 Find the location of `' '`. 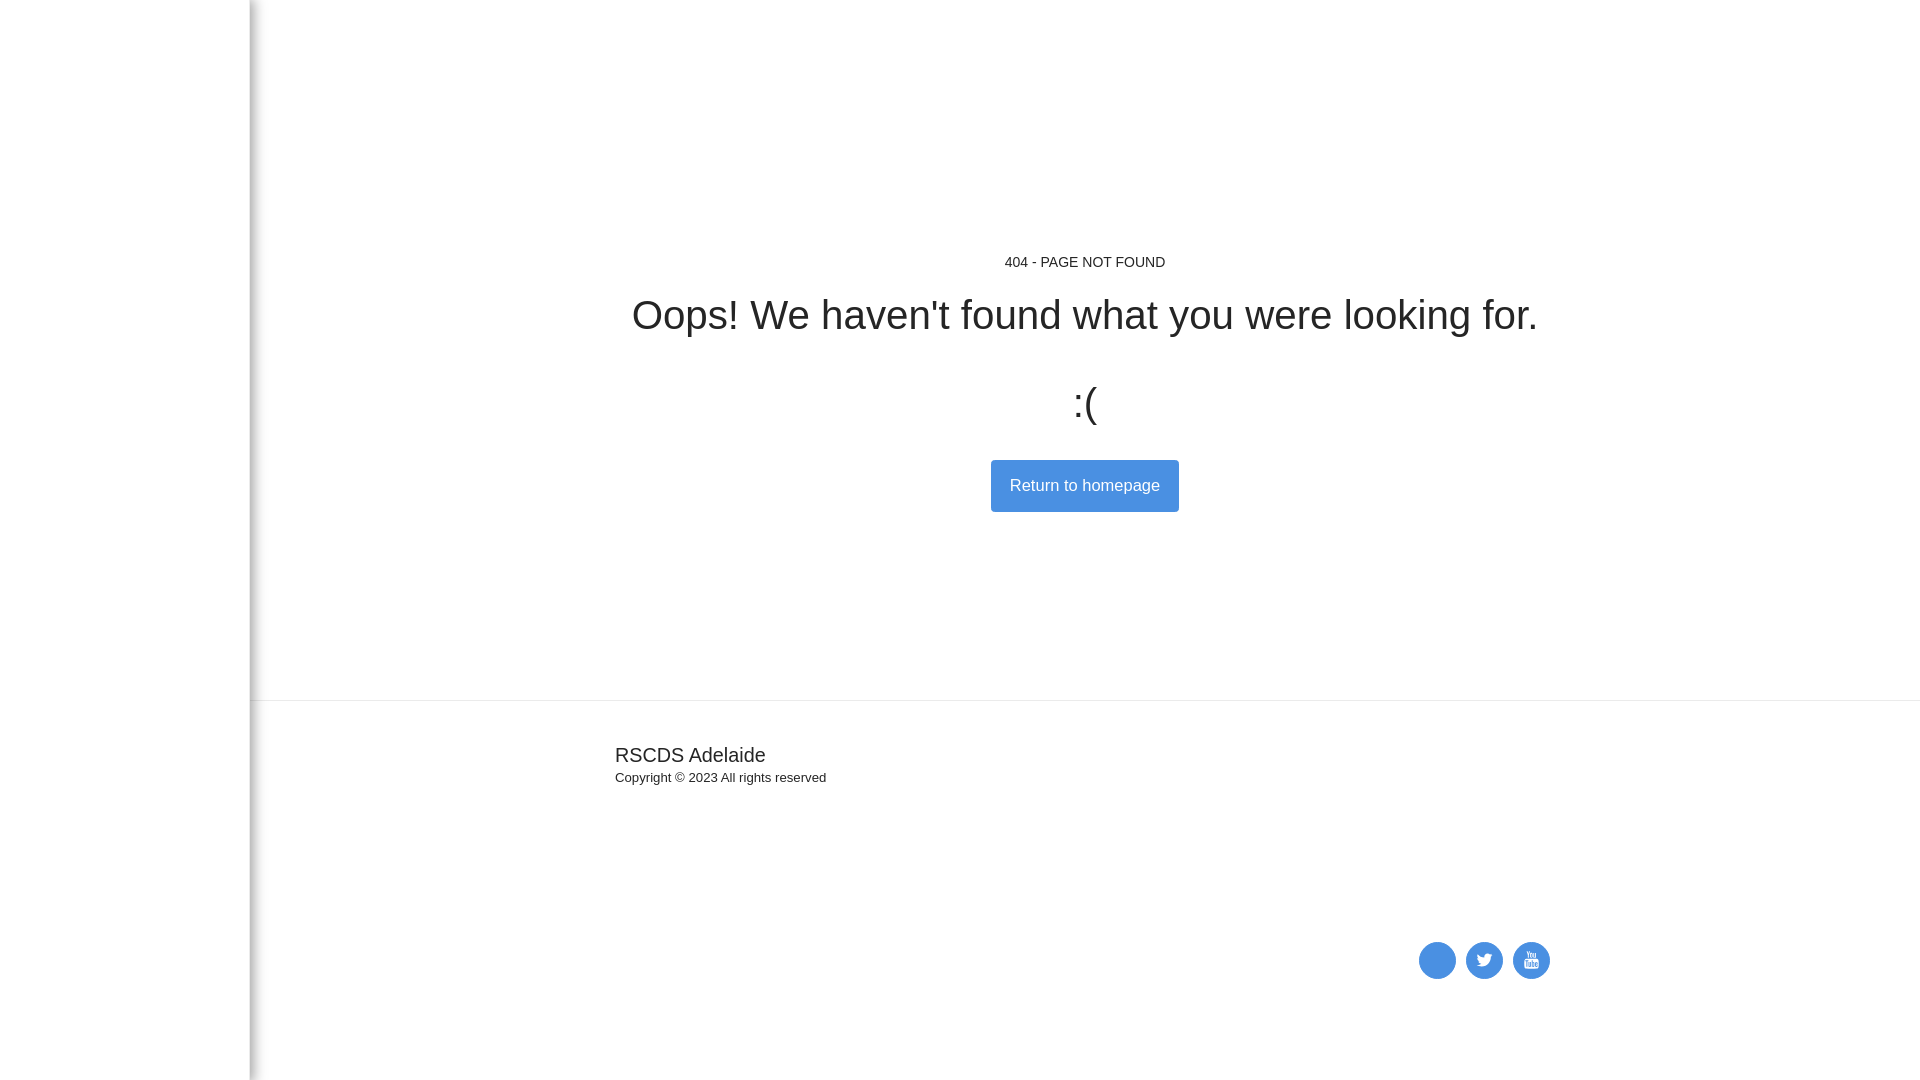

' ' is located at coordinates (1530, 959).